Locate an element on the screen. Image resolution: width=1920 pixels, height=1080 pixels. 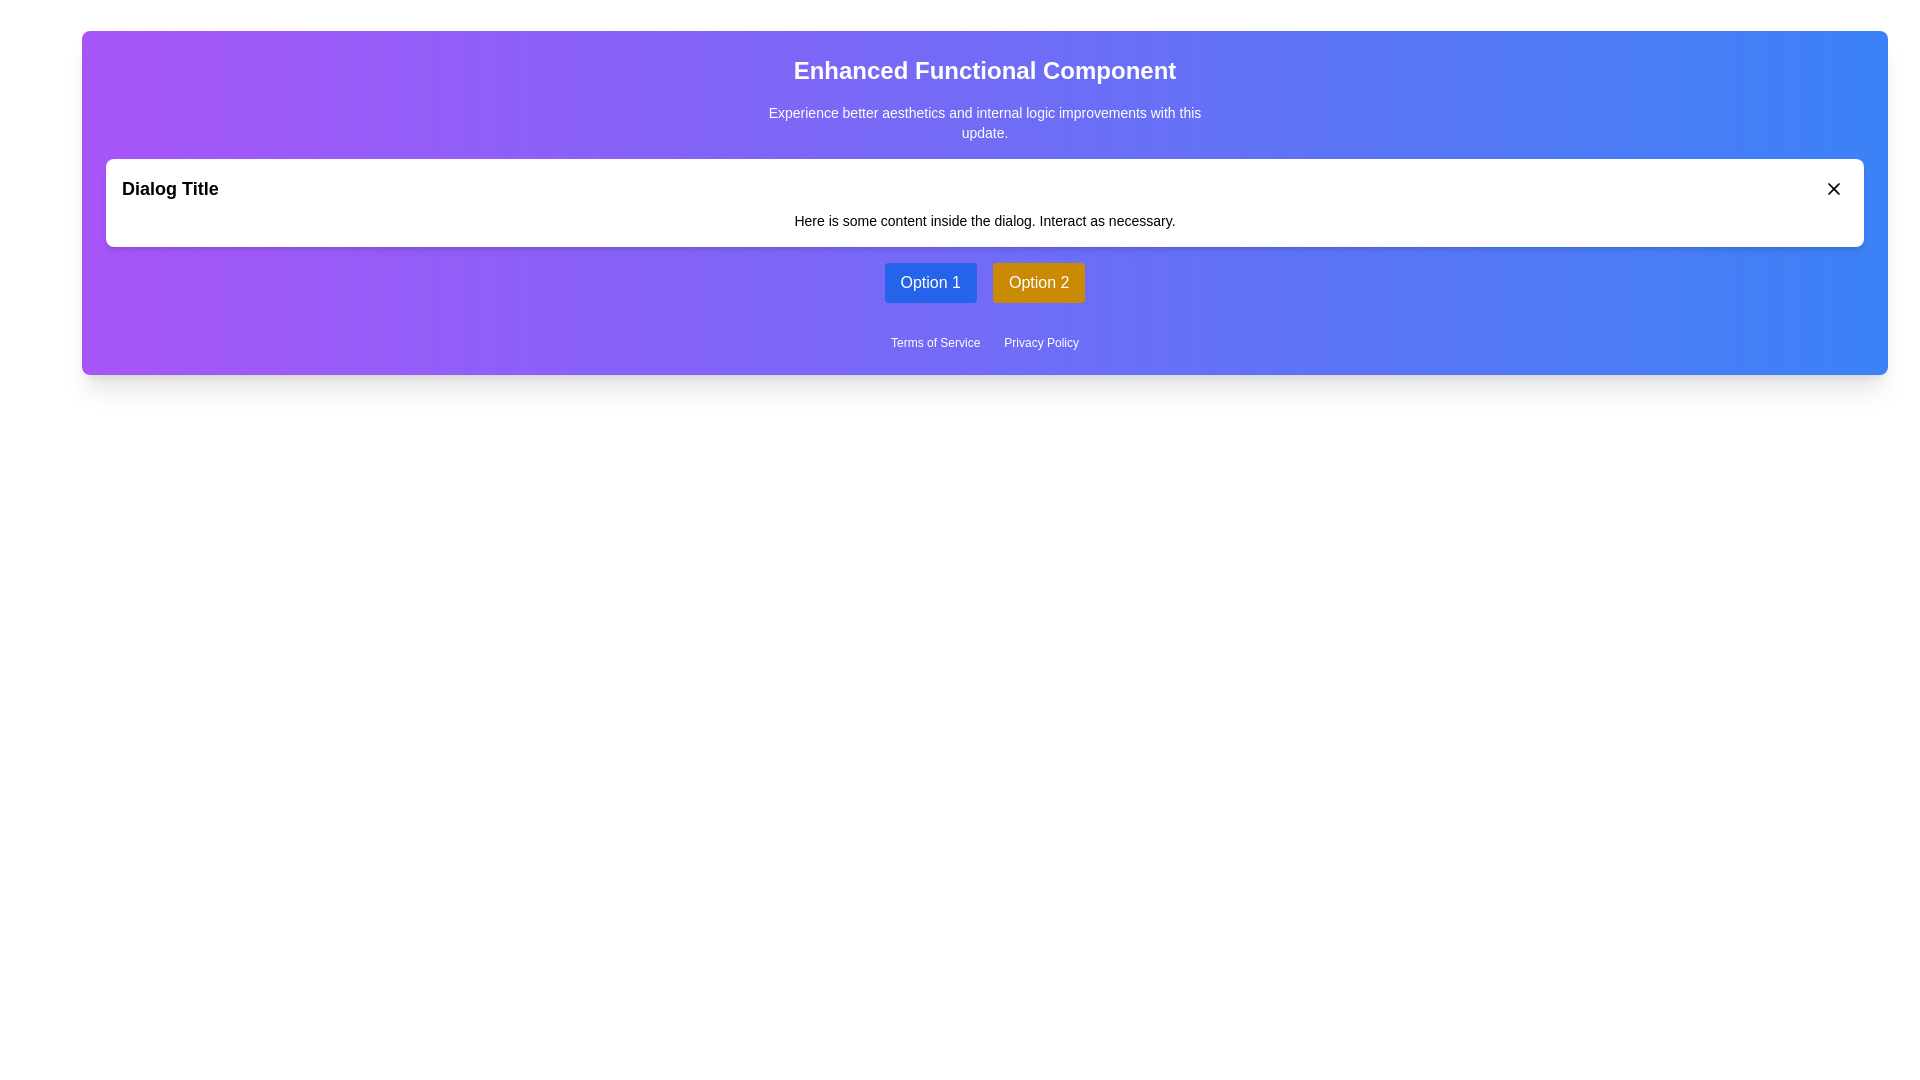
the 'Option 2' button, which is the second button in a horizontal pair located below a title and description in a dialog box, to observe a visual change is located at coordinates (1039, 282).